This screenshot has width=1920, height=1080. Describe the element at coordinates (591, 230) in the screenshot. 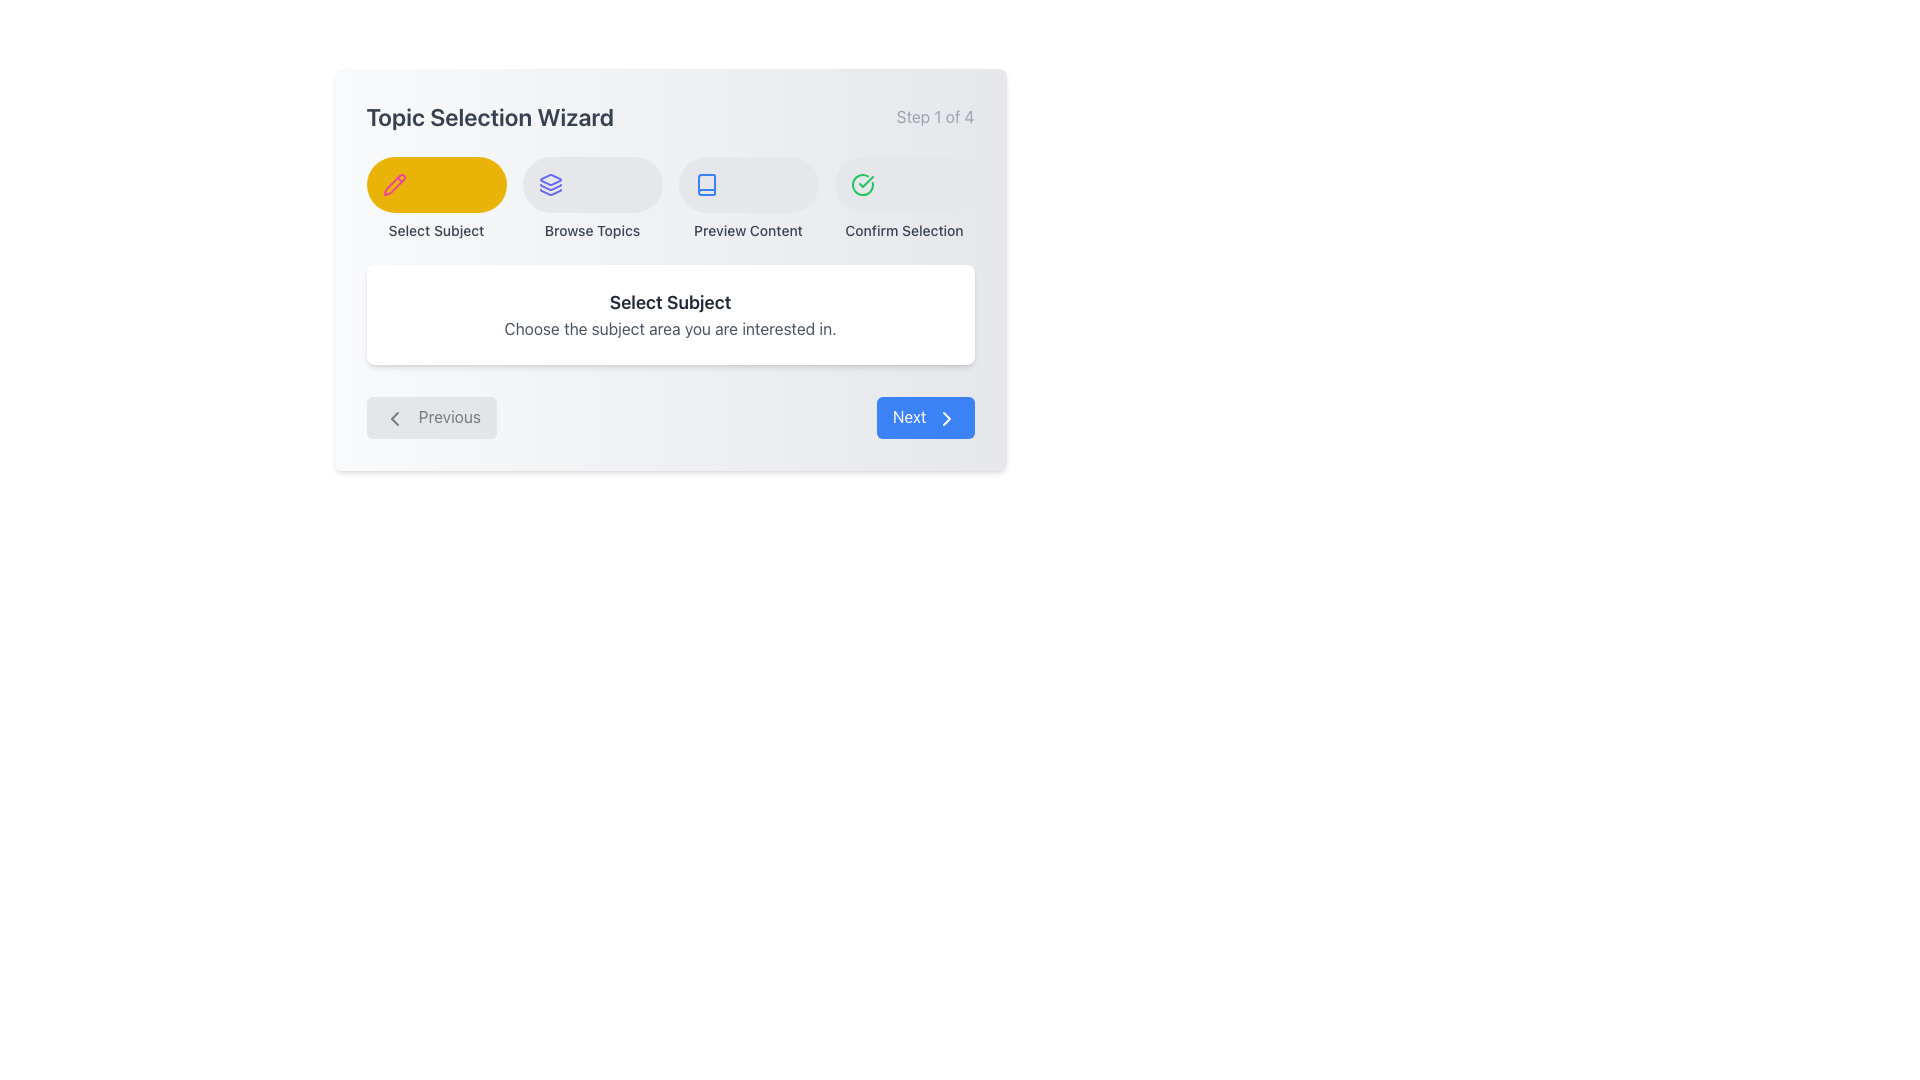

I see `the text label displaying 'Browse Topics', which is located in the navigation section at the top center of the interface, positioned below the second option and adjacent to 'Select Subject' and 'Preview Content'` at that location.